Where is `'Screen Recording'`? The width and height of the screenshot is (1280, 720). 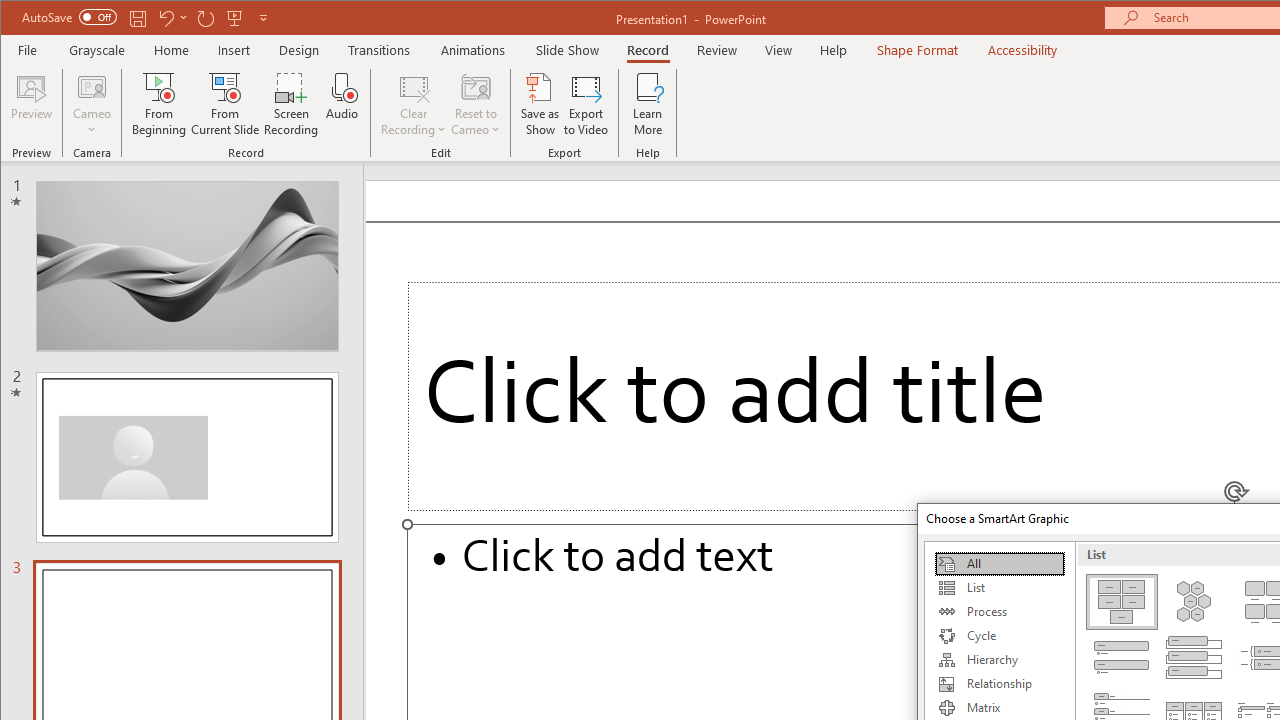
'Screen Recording' is located at coordinates (290, 104).